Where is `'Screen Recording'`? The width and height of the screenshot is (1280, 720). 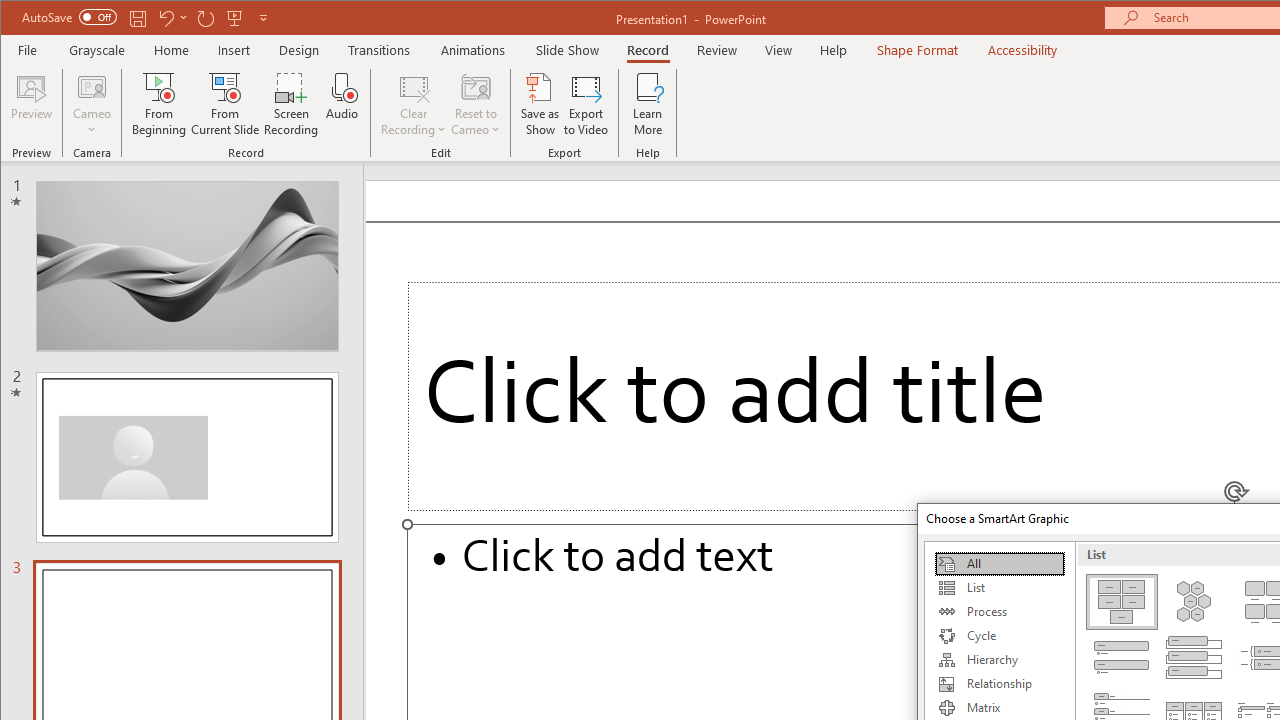
'Screen Recording' is located at coordinates (290, 104).